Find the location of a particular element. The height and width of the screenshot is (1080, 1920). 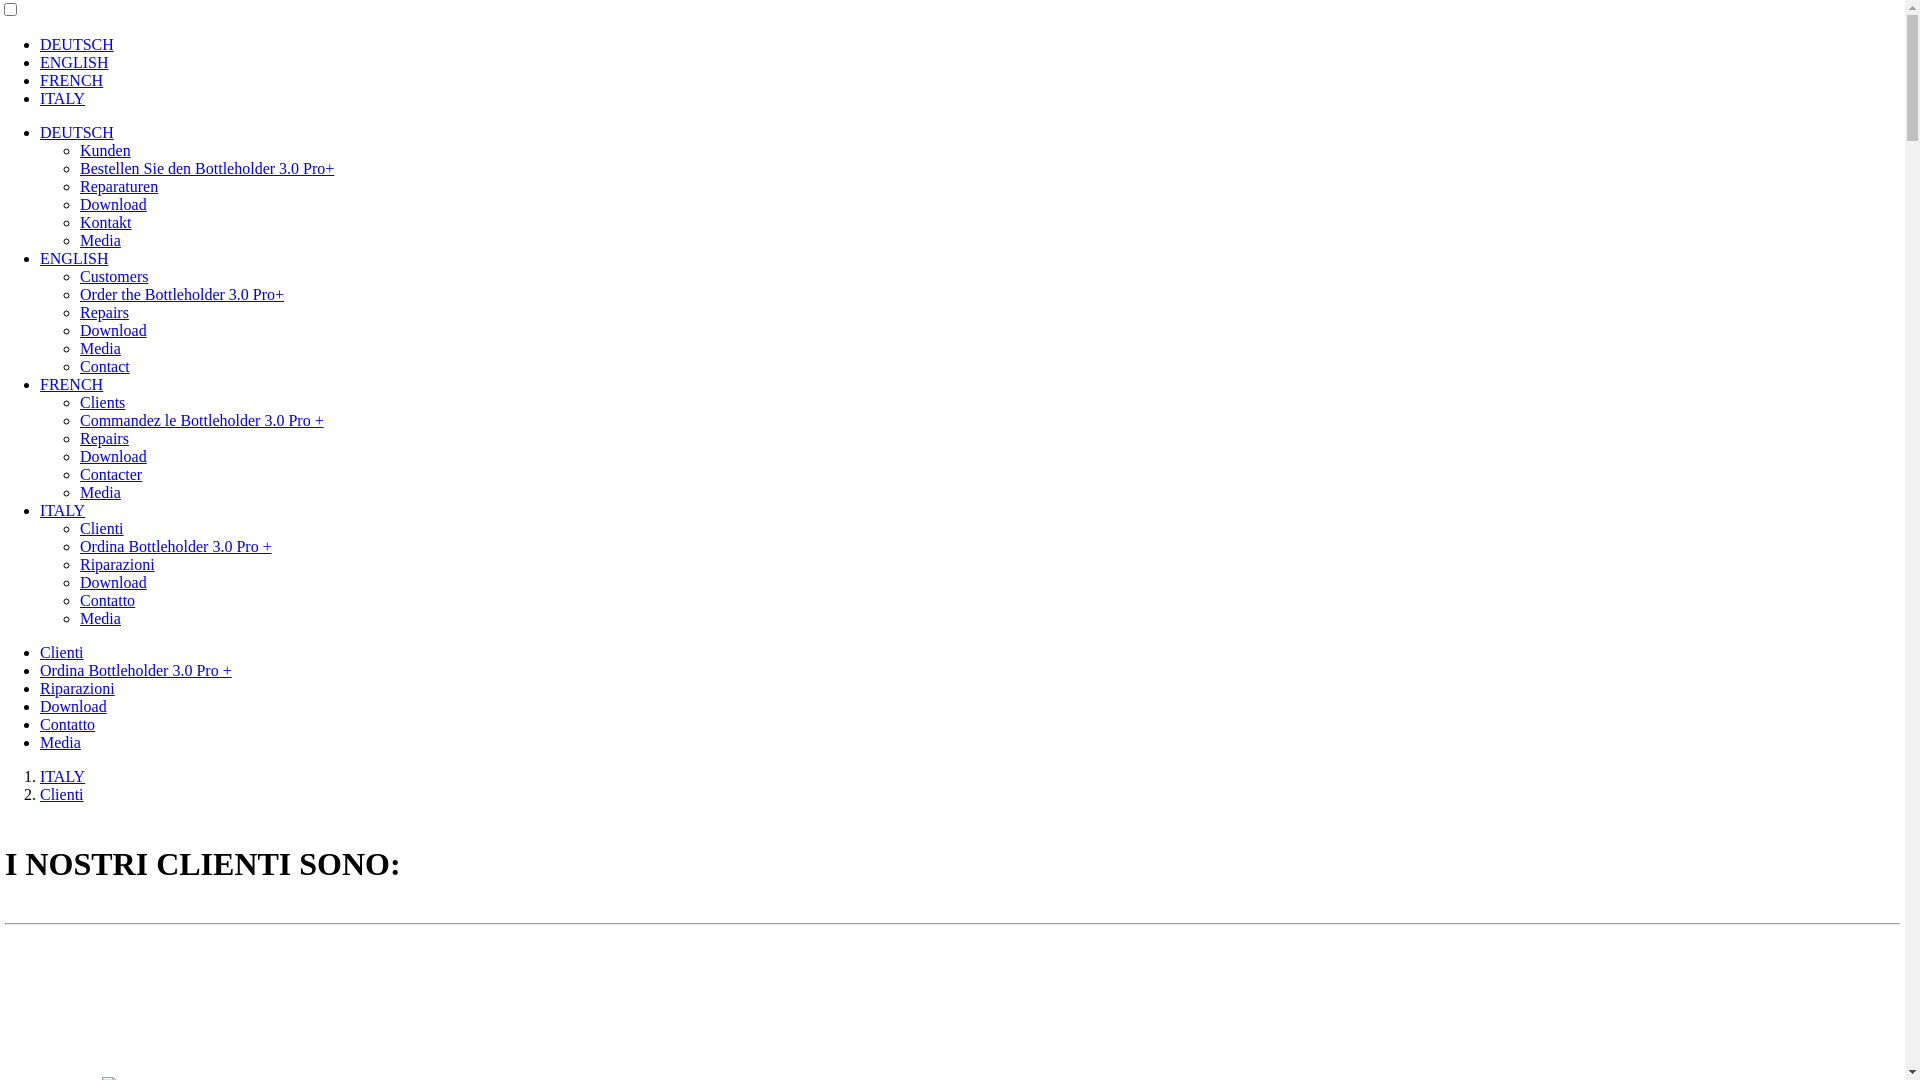

'Customers' is located at coordinates (113, 276).